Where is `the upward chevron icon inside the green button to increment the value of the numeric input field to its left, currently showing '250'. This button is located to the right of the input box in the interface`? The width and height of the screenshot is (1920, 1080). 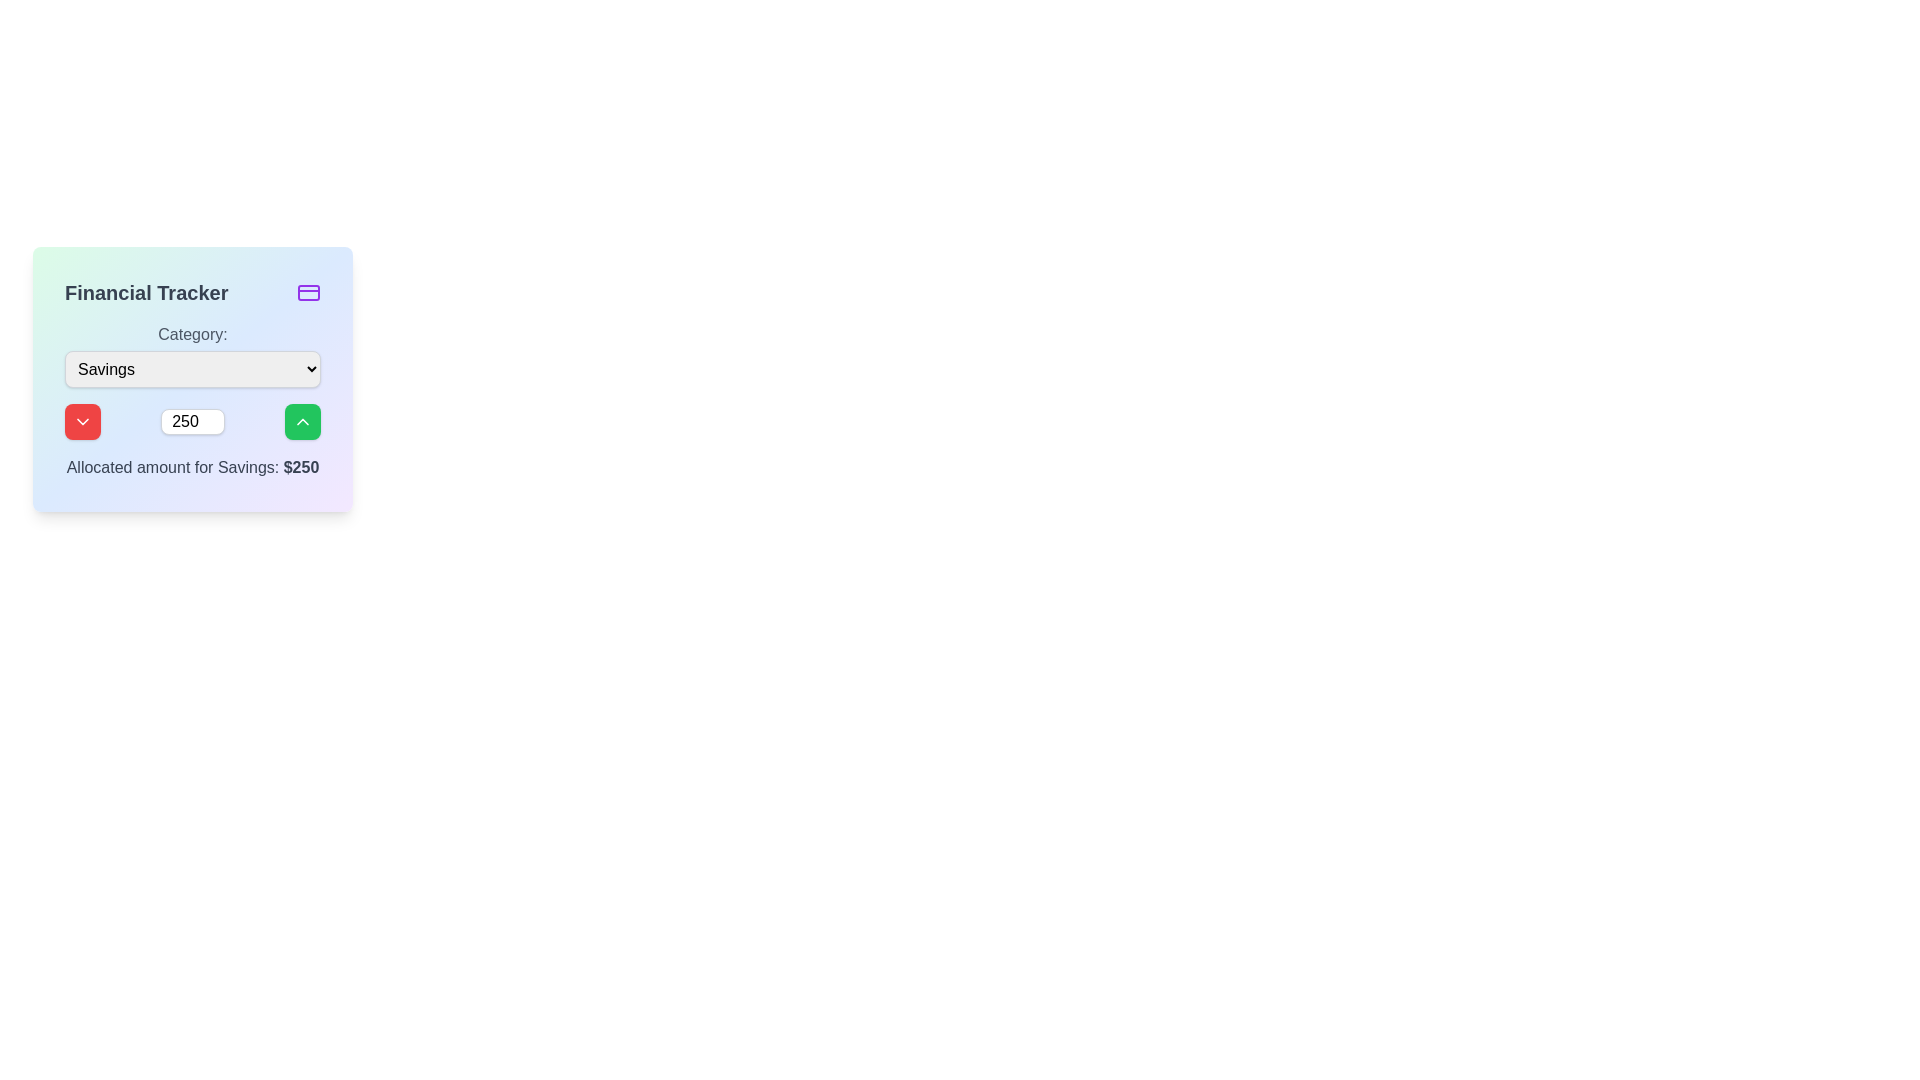
the upward chevron icon inside the green button to increment the value of the numeric input field to its left, currently showing '250'. This button is located to the right of the input box in the interface is located at coordinates (301, 420).